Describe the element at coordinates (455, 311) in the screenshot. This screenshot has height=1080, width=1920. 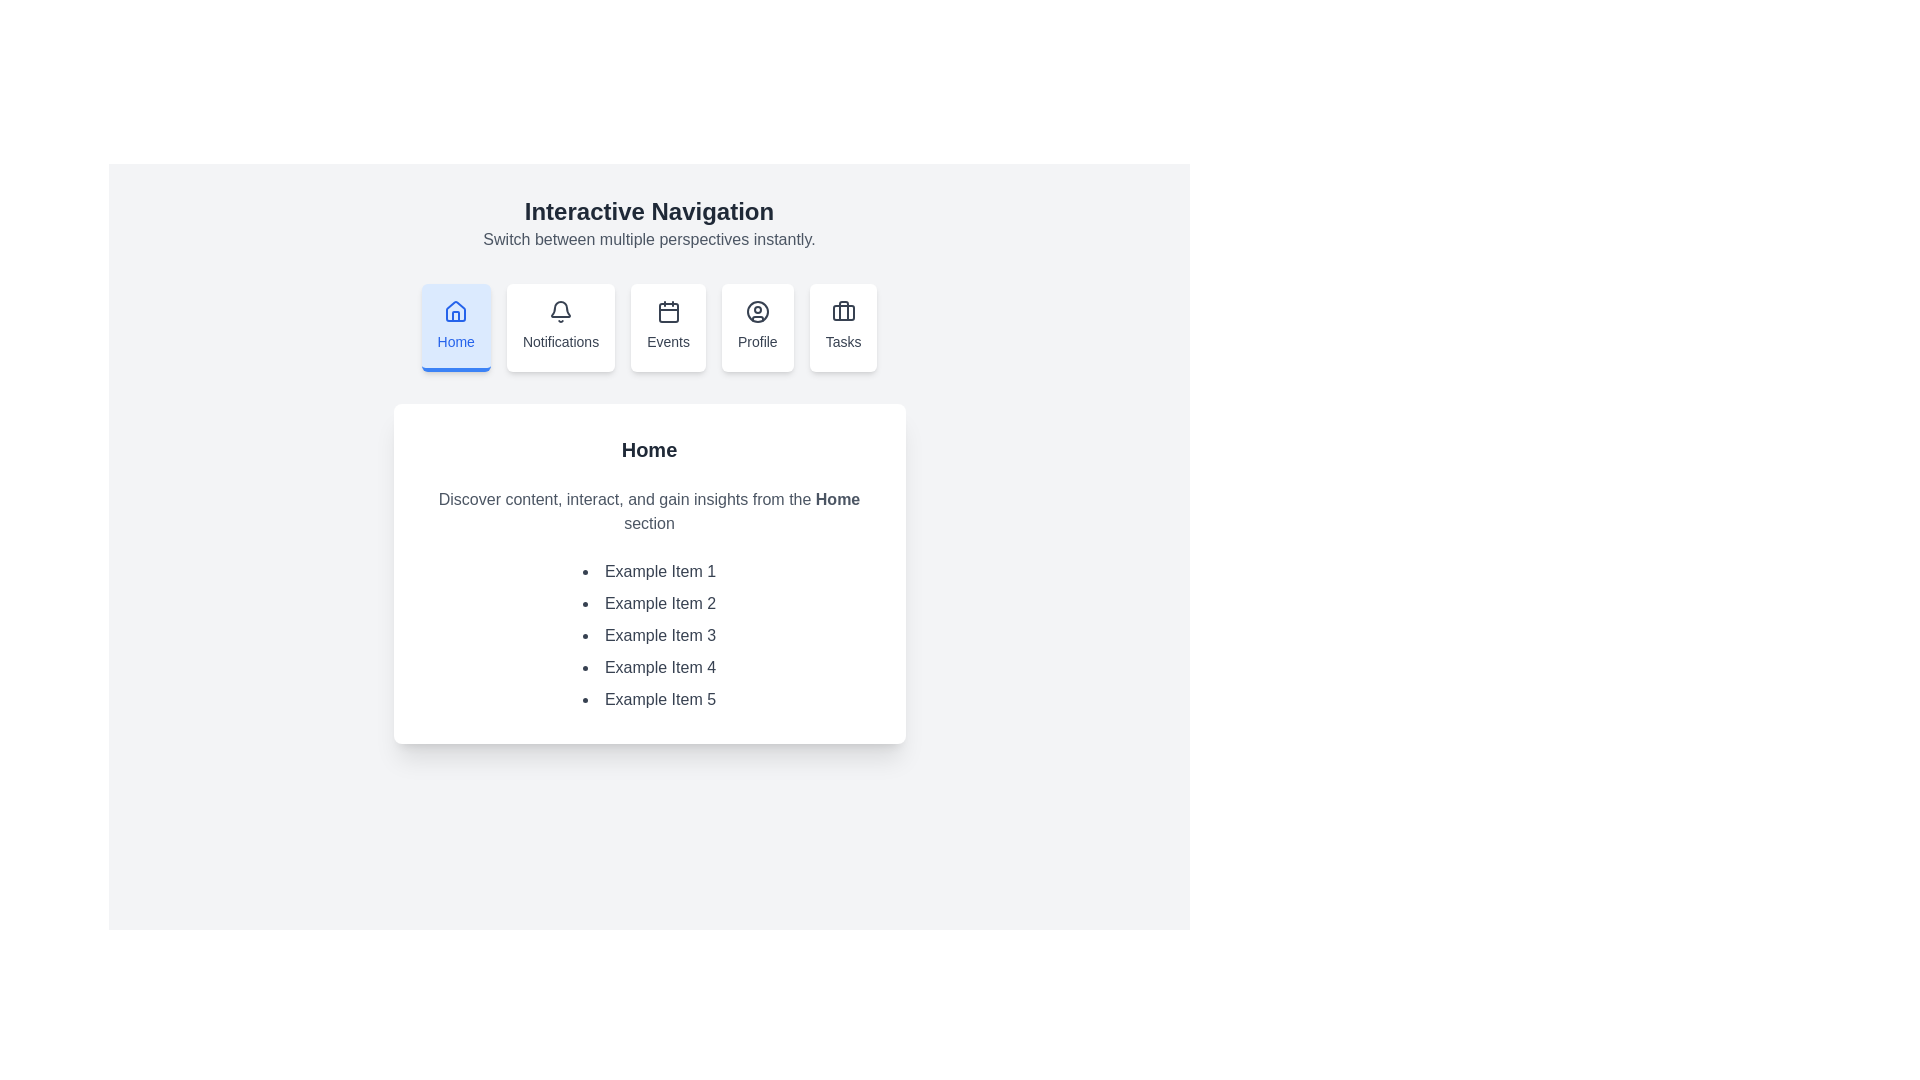
I see `the home icon located in the top-left corner of the navigation menu bar, which is highlighted with a blue background when active` at that location.